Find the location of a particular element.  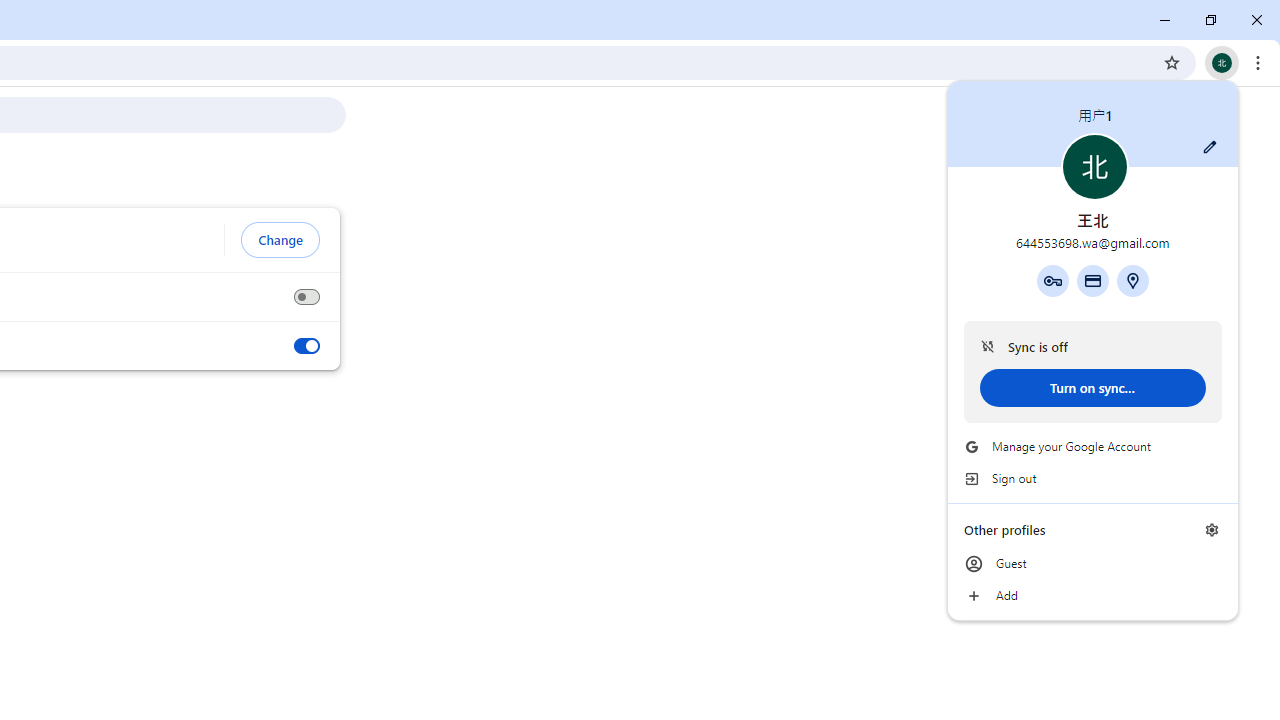

'Bookmark this tab' is located at coordinates (1171, 61).